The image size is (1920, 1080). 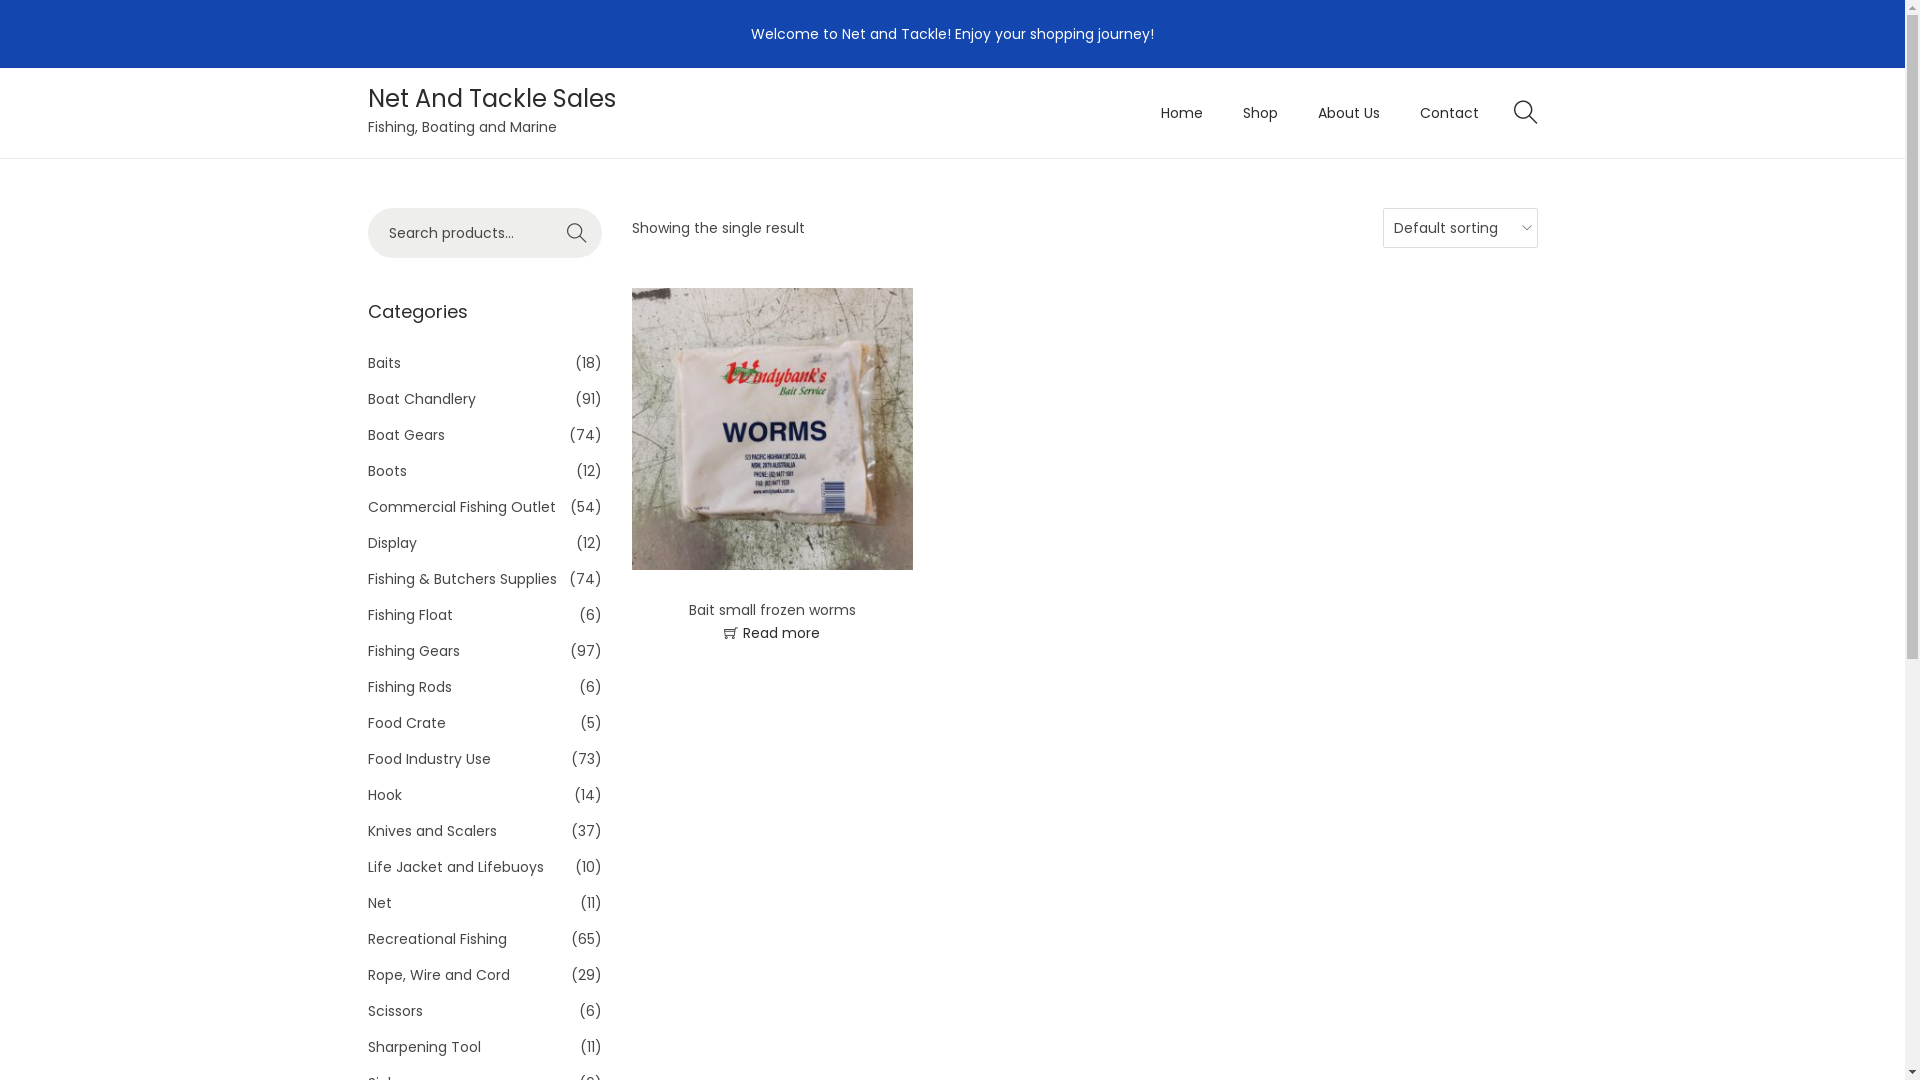 What do you see at coordinates (384, 362) in the screenshot?
I see `'Baits'` at bounding box center [384, 362].